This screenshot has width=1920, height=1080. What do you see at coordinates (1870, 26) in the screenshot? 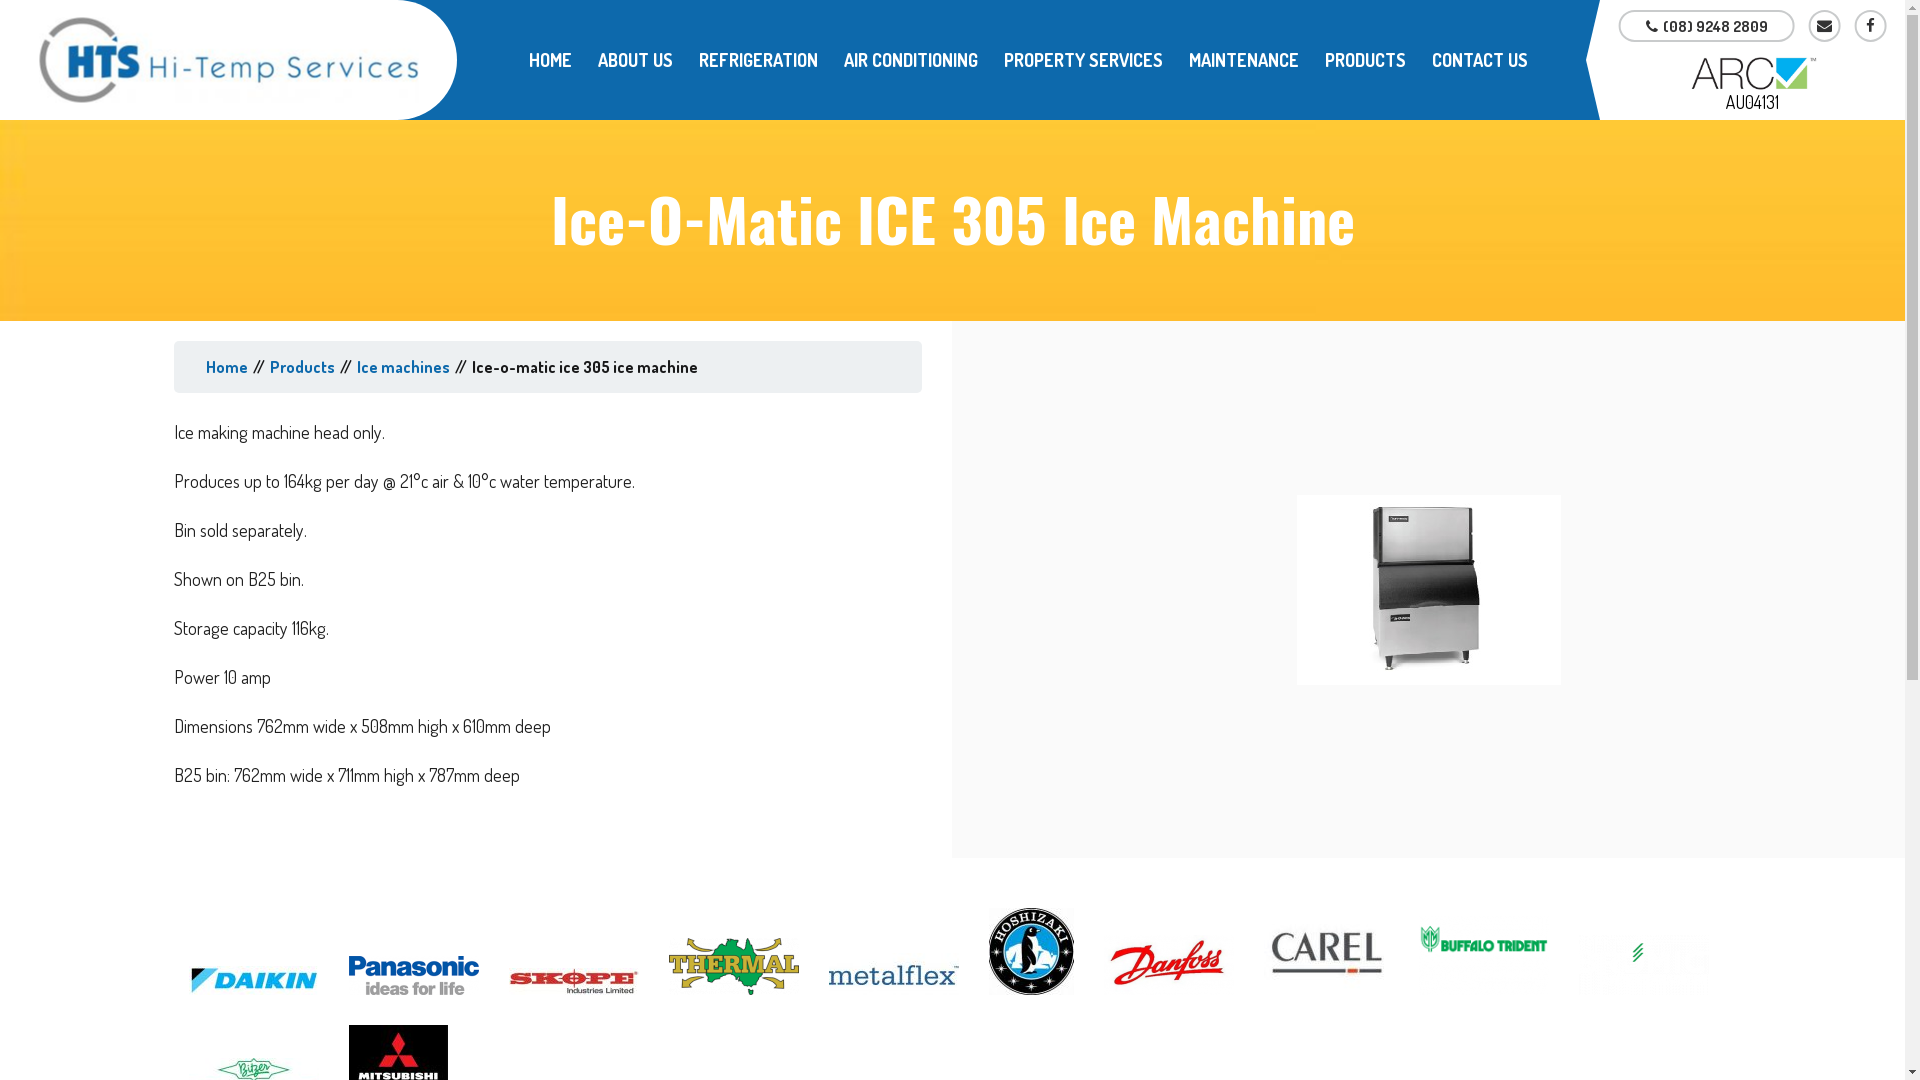
I see `'Our Facebook page'` at bounding box center [1870, 26].